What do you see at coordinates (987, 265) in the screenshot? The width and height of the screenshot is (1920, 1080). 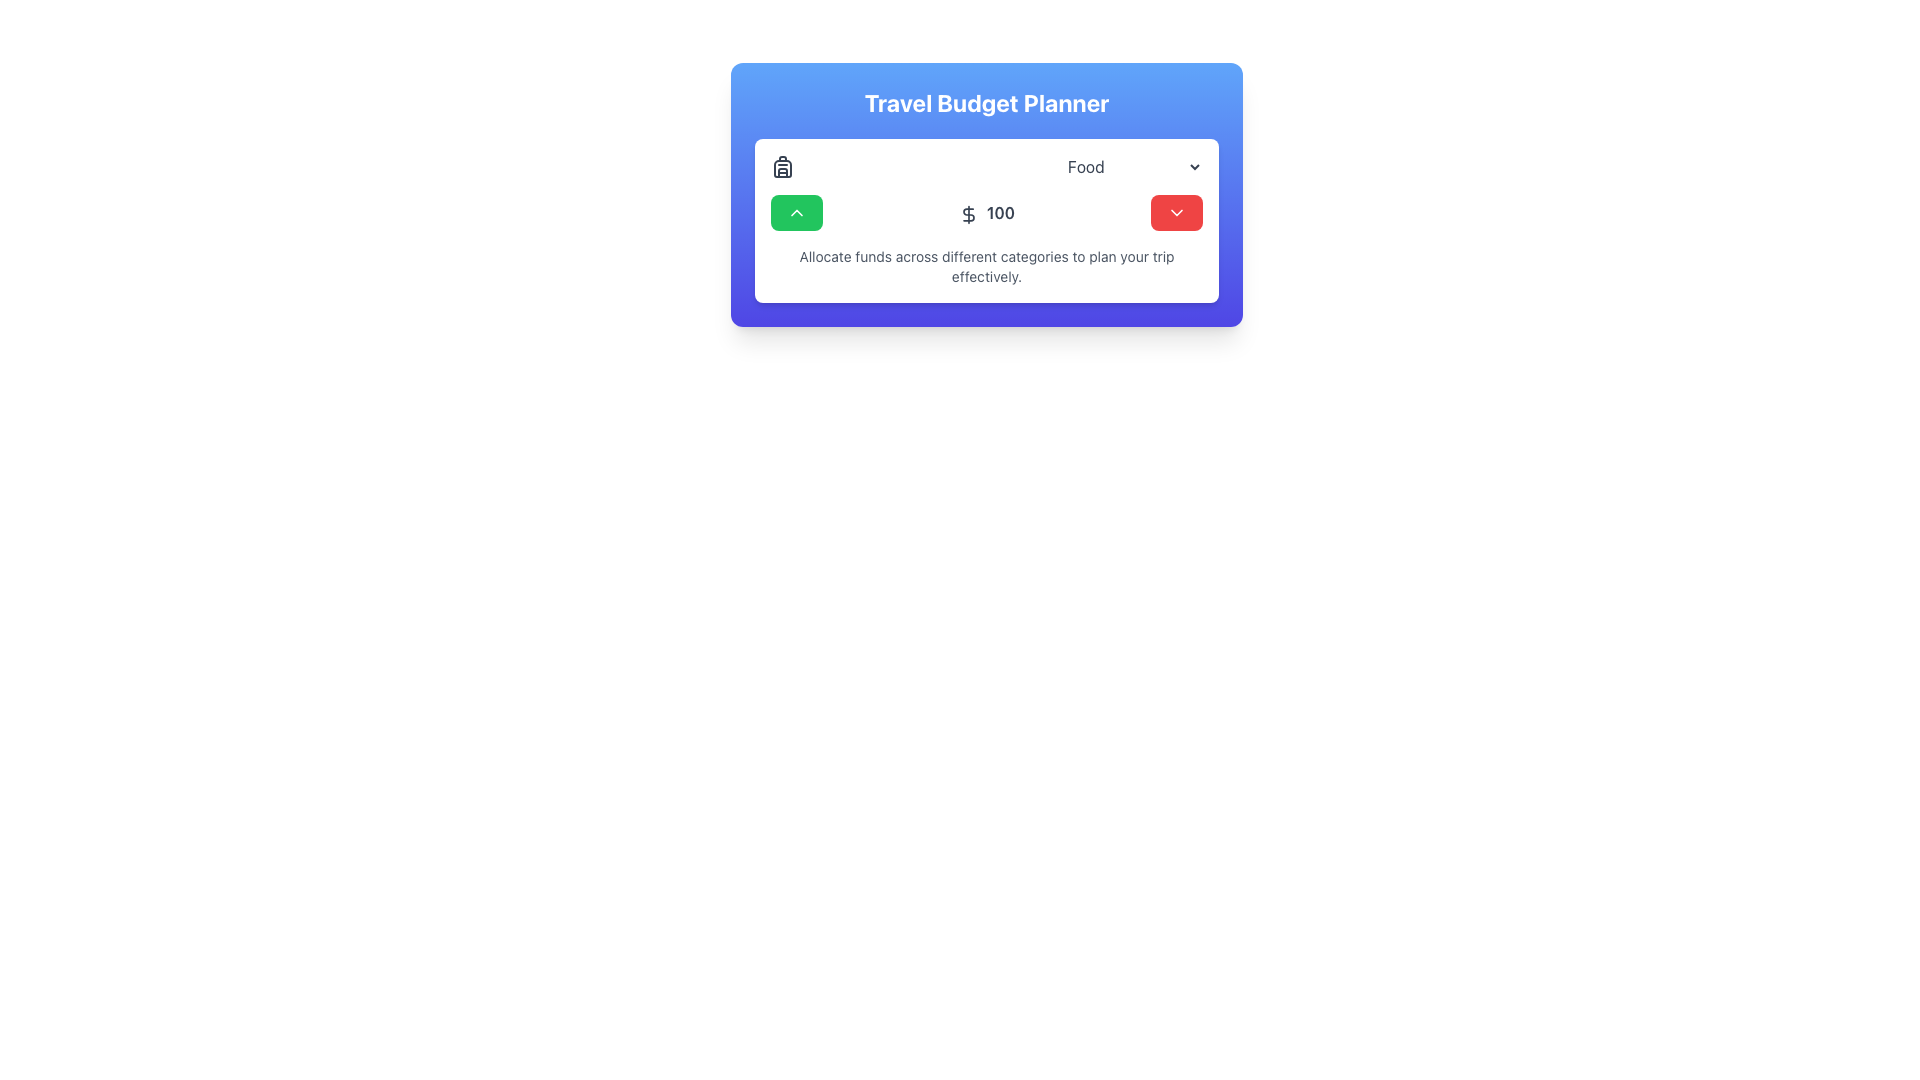 I see `the text label providing guidance on managing and allocating funds effectively in the 'Travel Budget Planner' card interface` at bounding box center [987, 265].